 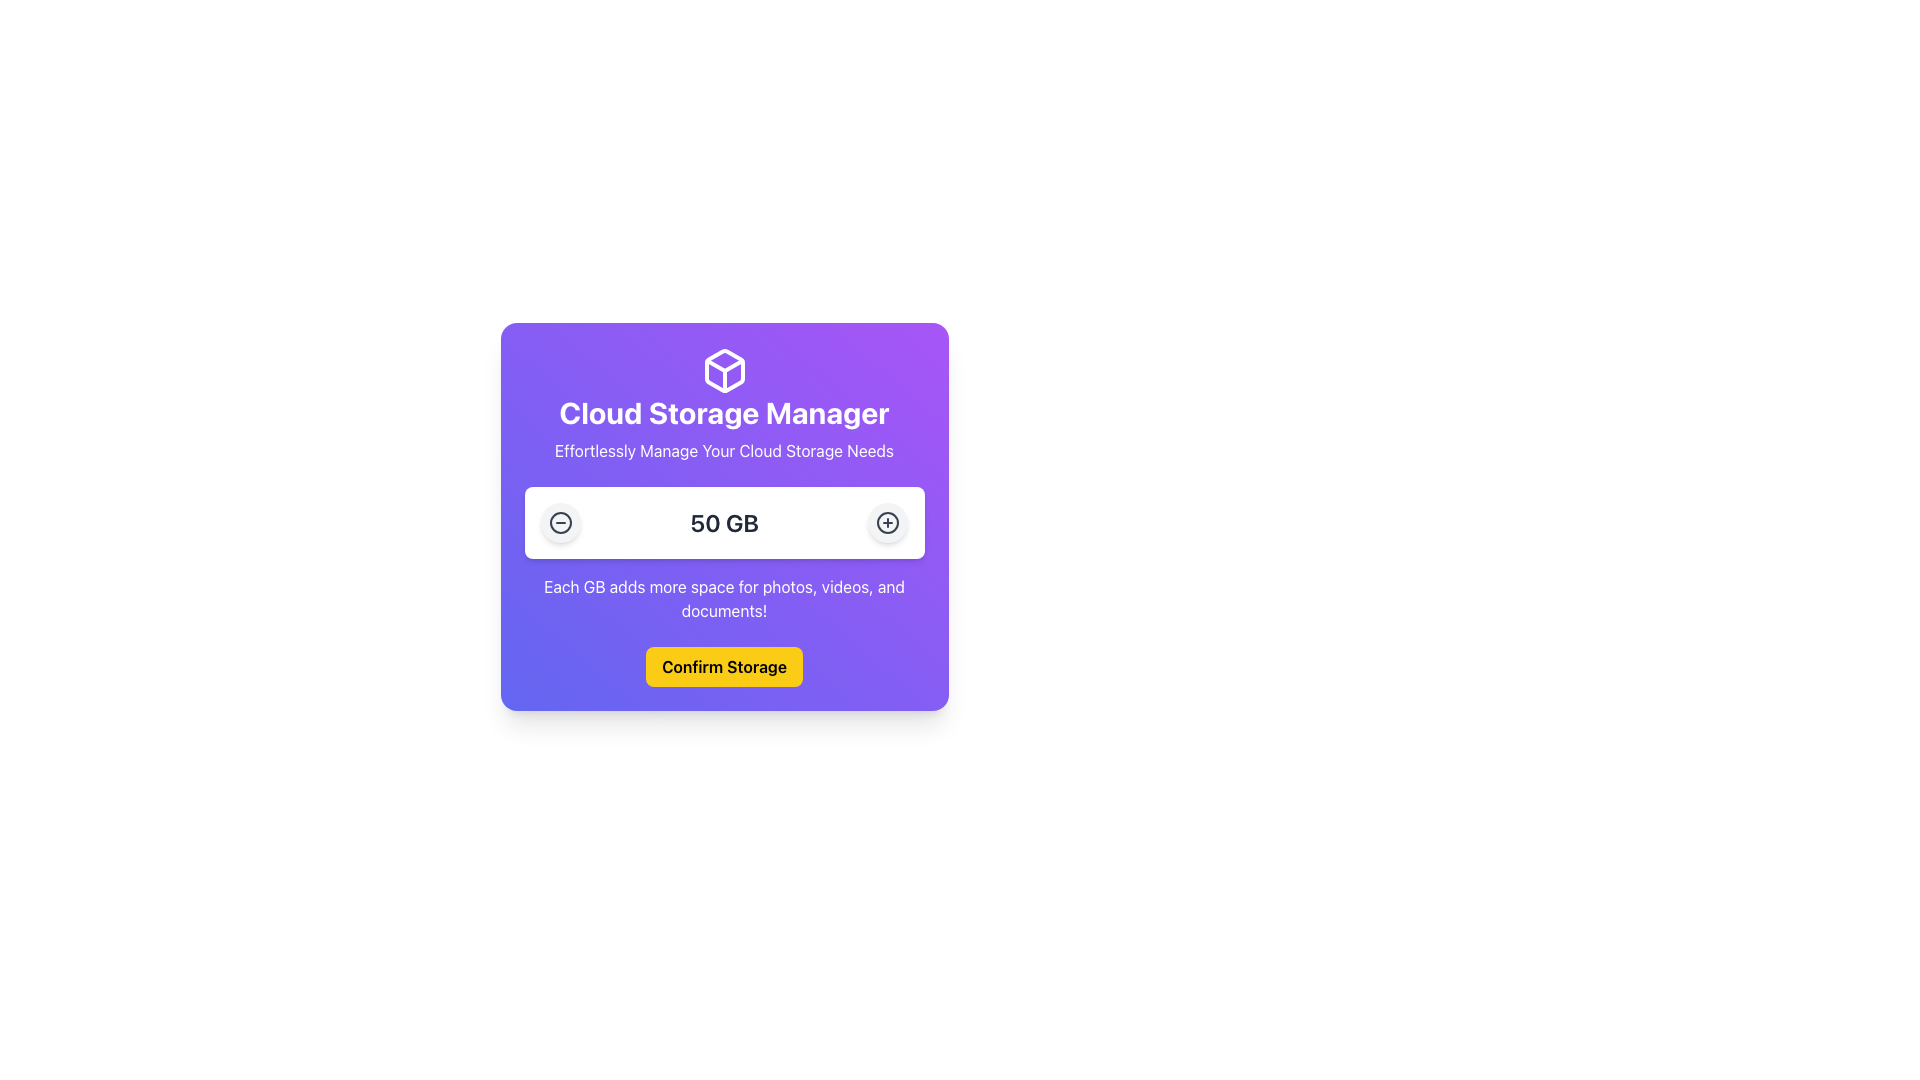 I want to click on the confirmation button located at the bottom of the card-like widget to confirm the user's selection of the storage option, so click(x=723, y=667).